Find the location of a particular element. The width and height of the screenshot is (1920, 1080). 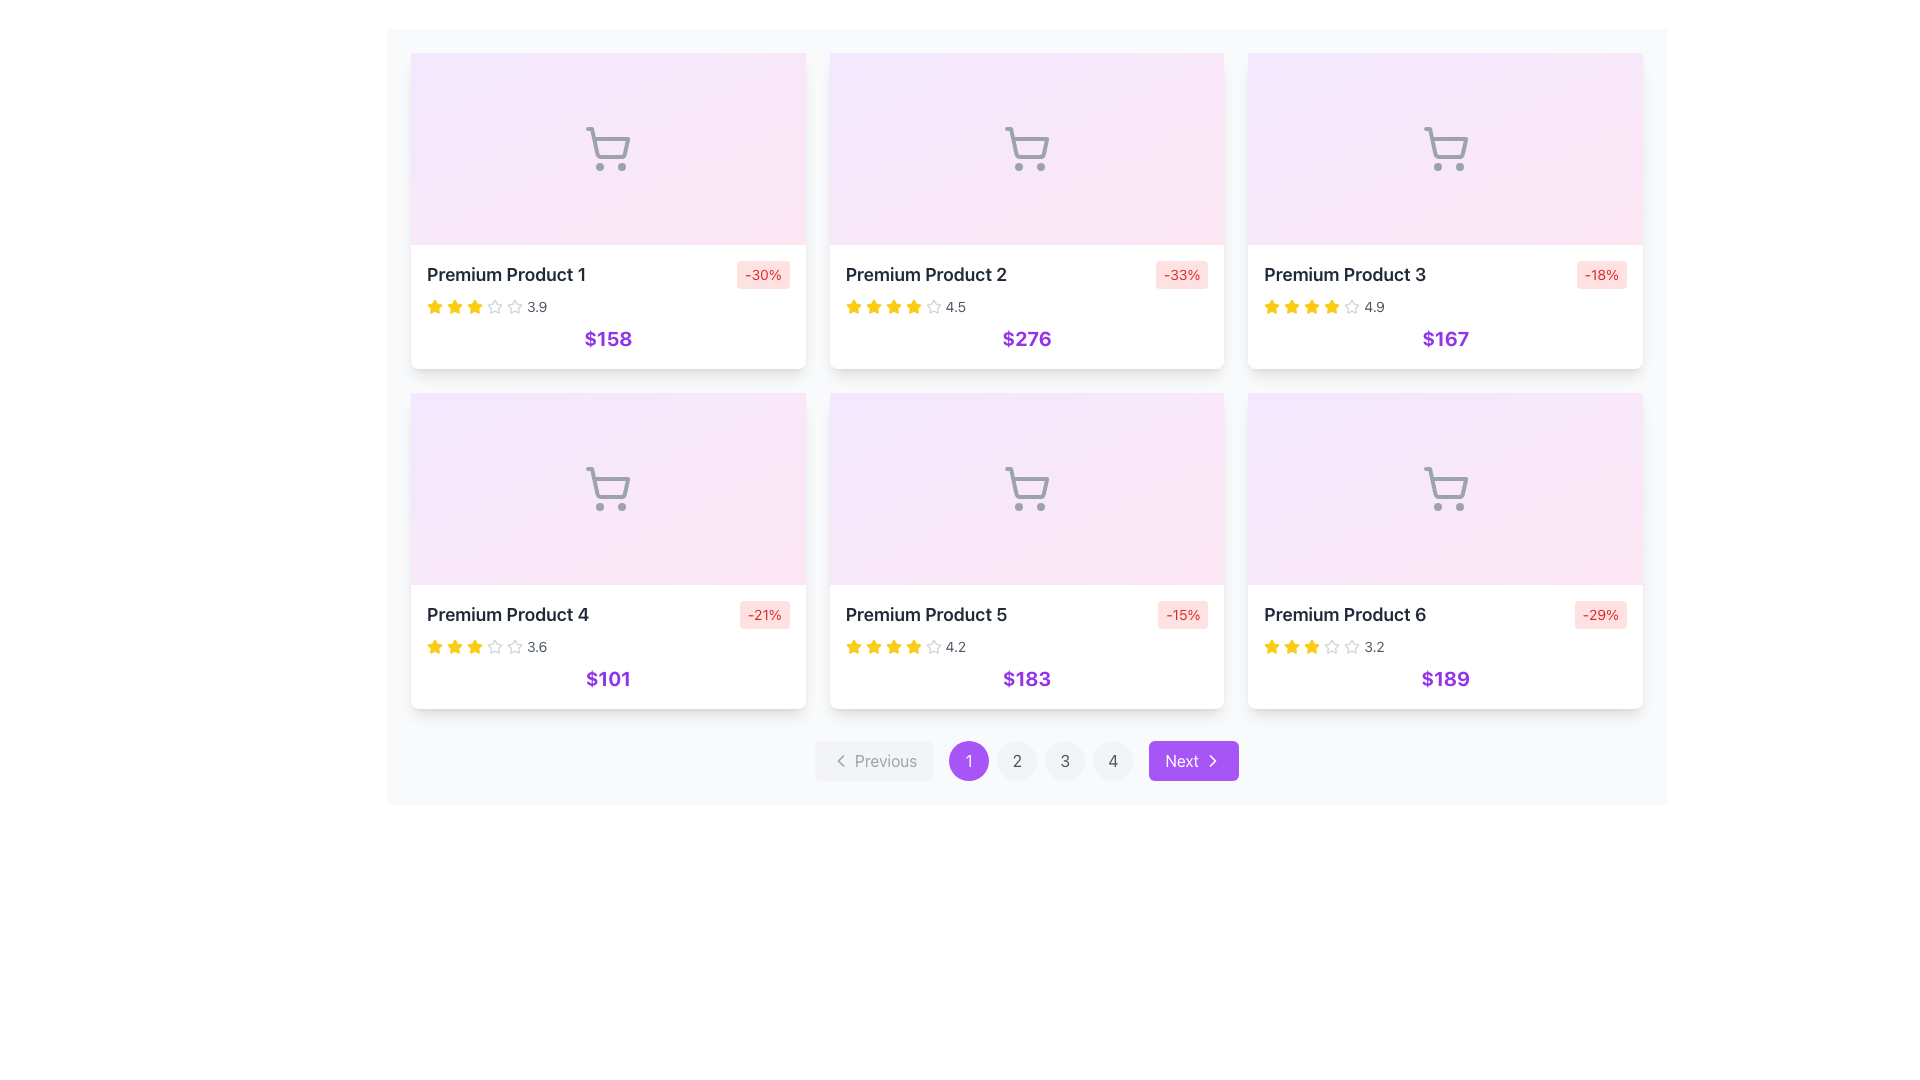

the Card component displaying details about 'Premium Product 4', which includes its rating, price, and discount, located in the leftmost column of the second row is located at coordinates (607, 551).